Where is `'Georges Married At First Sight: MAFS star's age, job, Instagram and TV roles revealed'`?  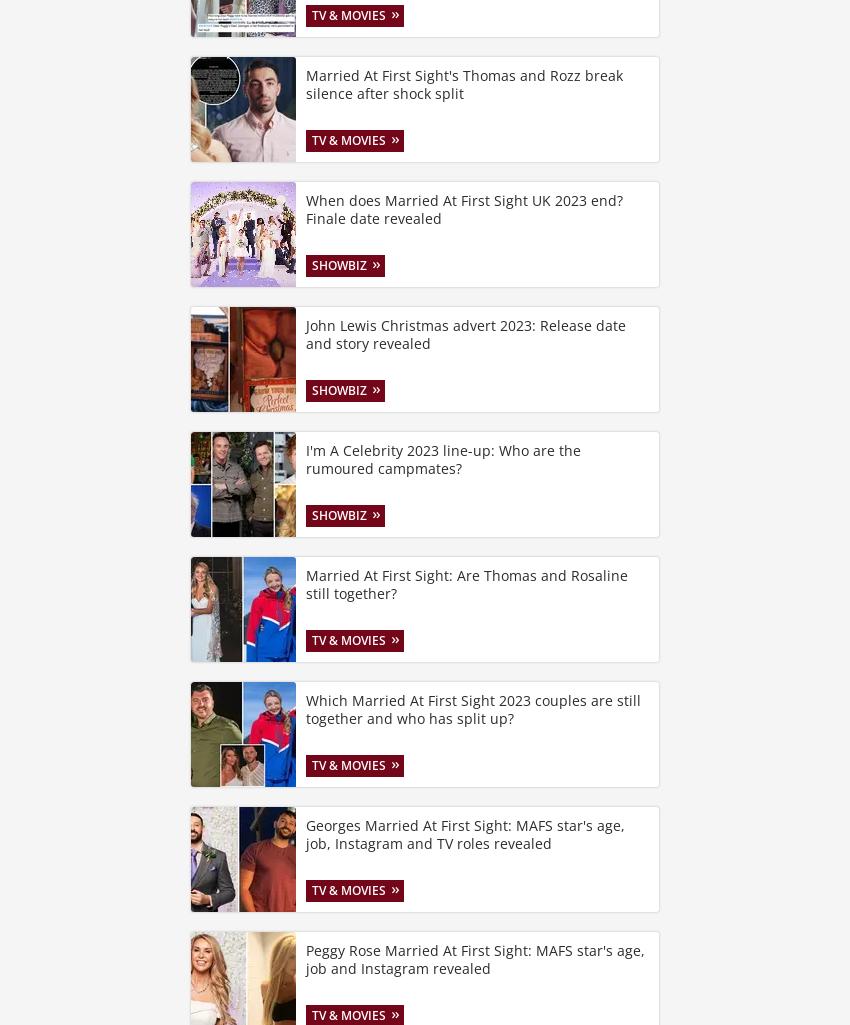
'Georges Married At First Sight: MAFS star's age, job, Instagram and TV roles revealed' is located at coordinates (306, 833).